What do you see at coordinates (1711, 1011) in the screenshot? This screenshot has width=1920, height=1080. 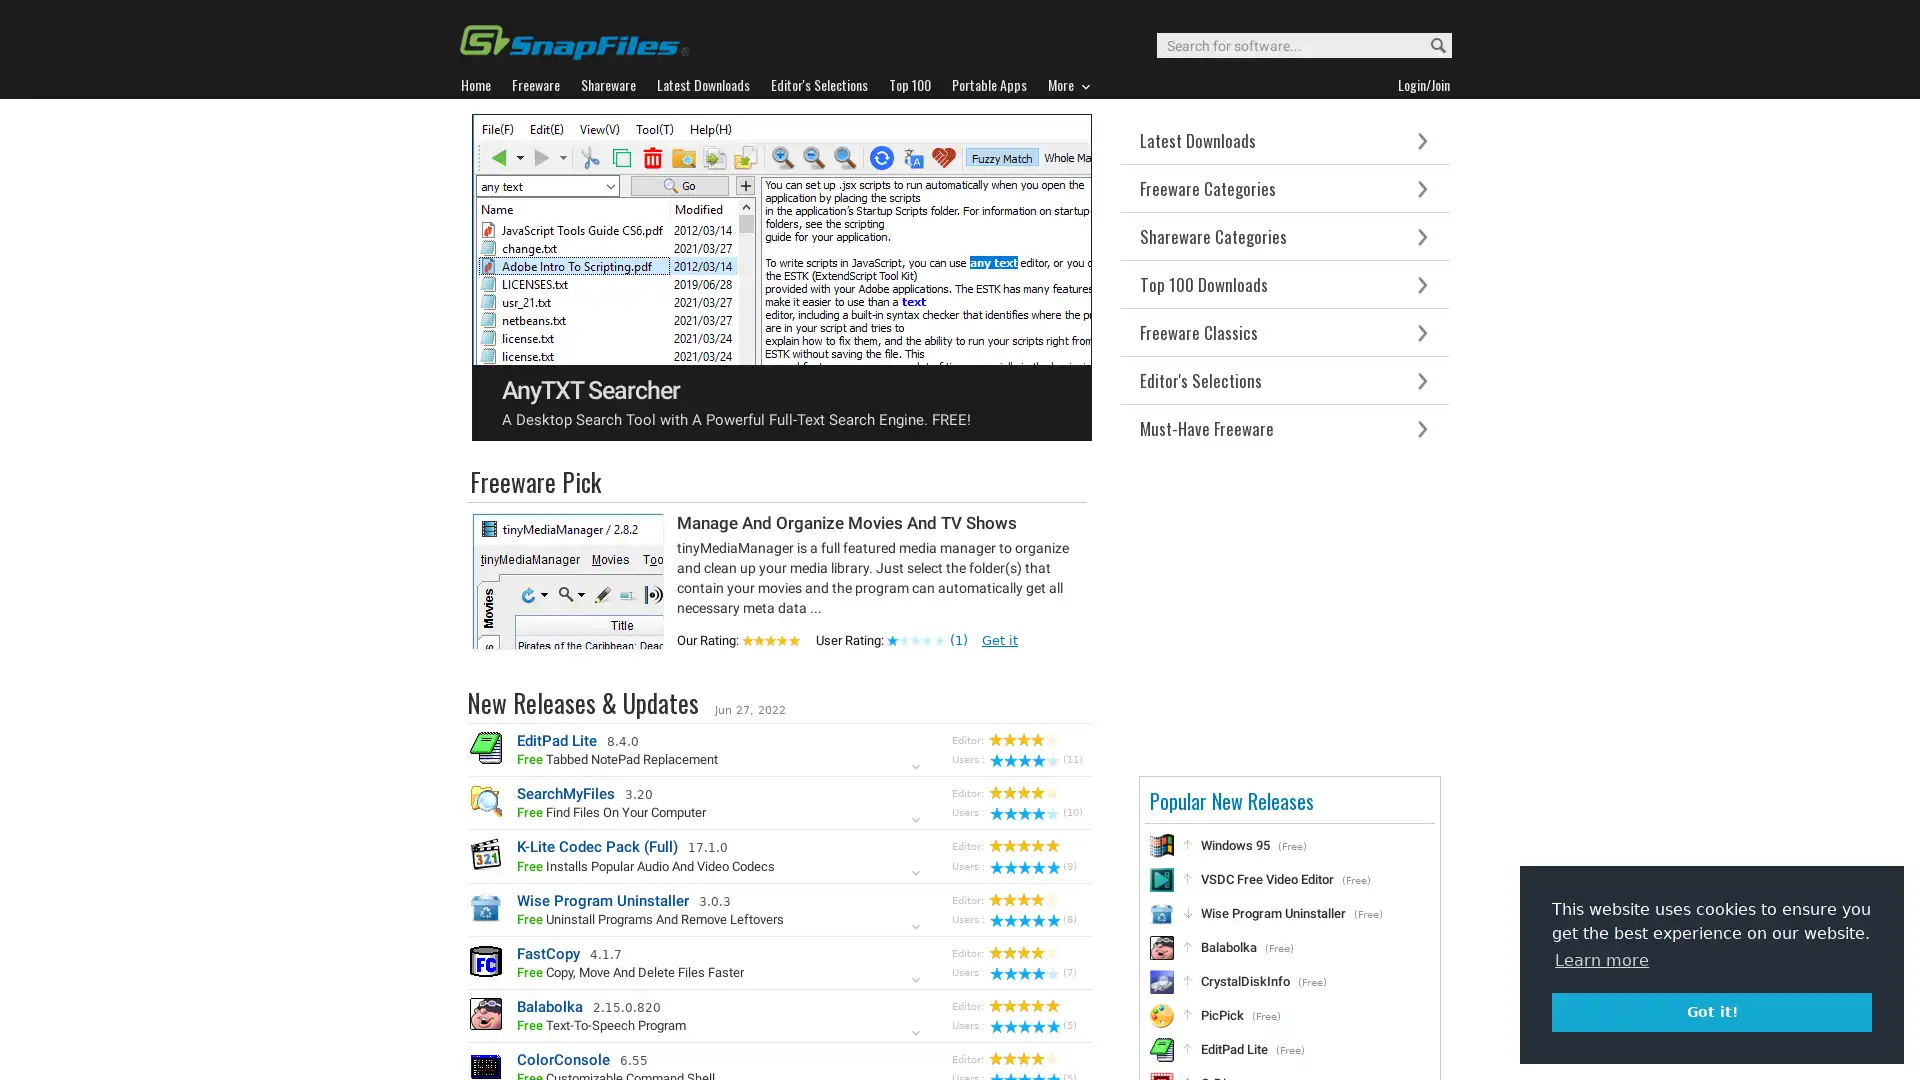 I see `dismiss cookie message` at bounding box center [1711, 1011].